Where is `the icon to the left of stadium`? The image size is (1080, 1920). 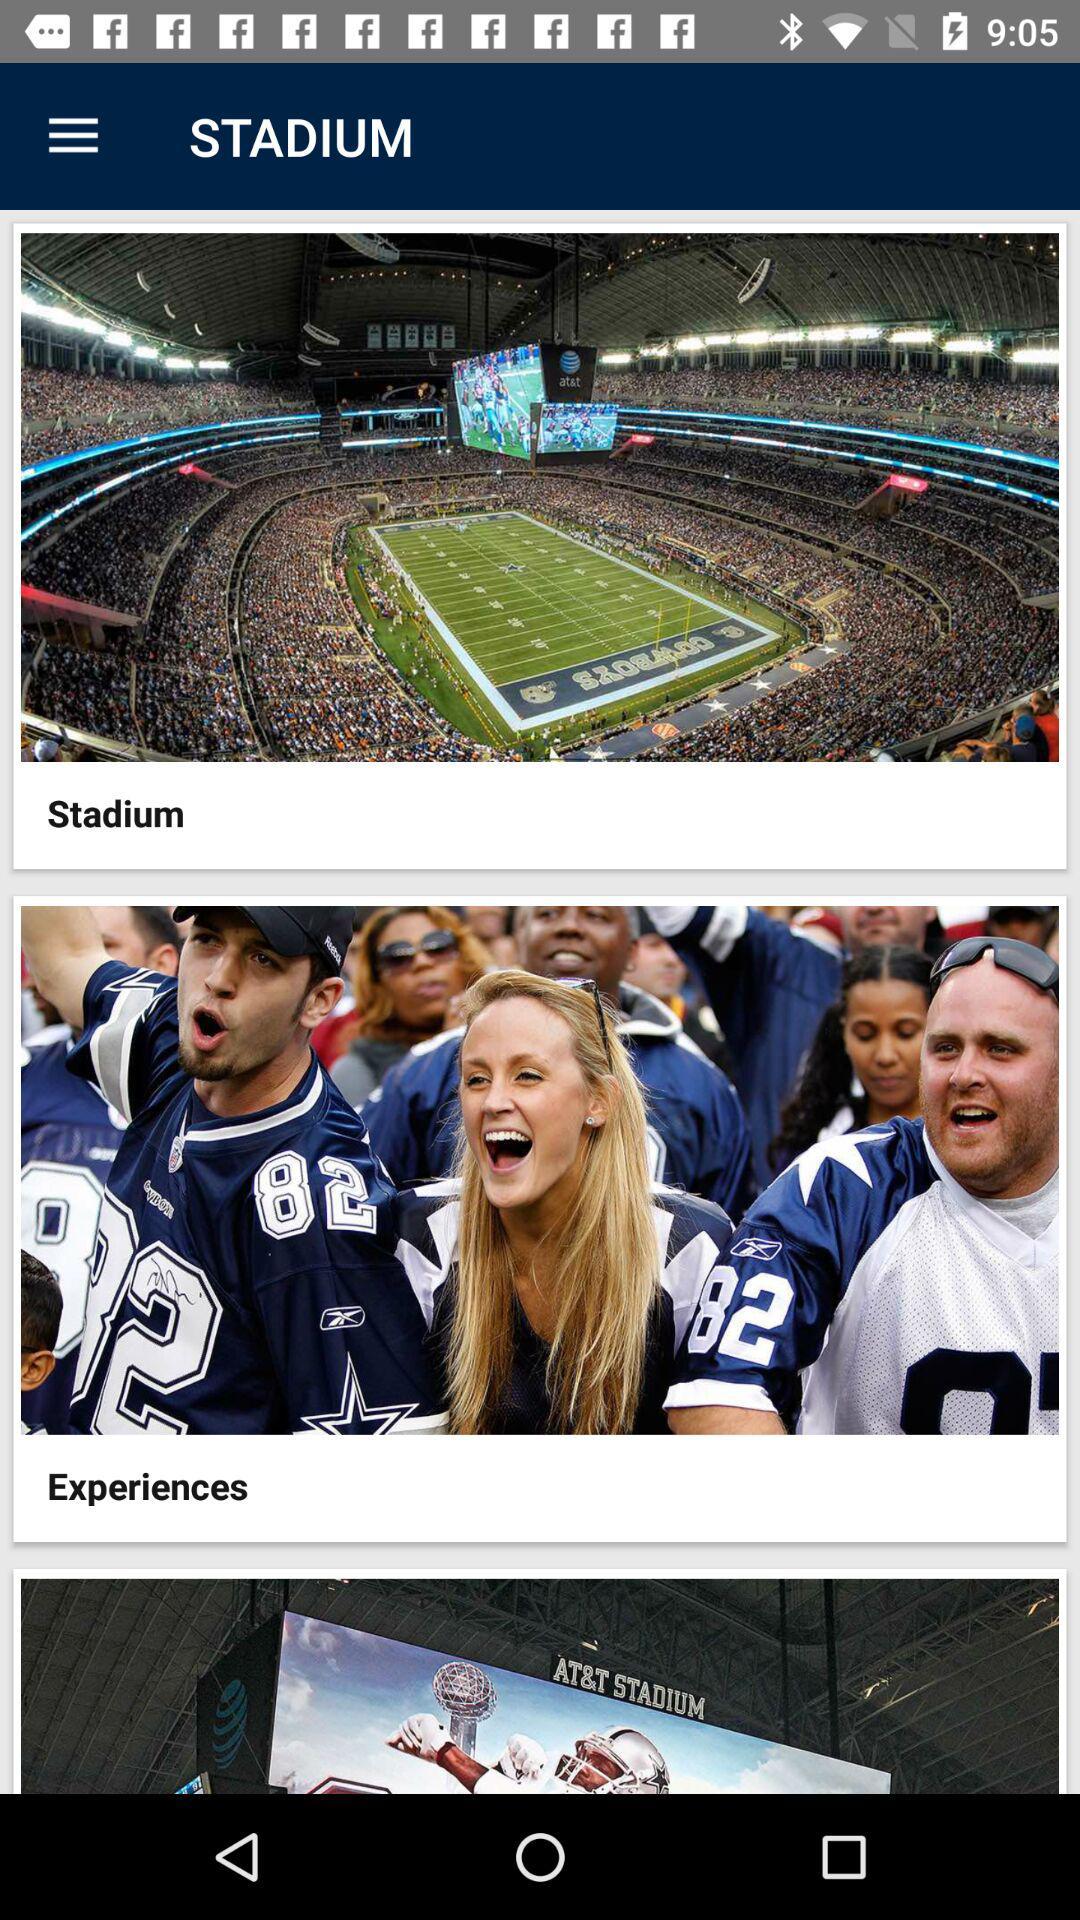
the icon to the left of stadium is located at coordinates (72, 135).